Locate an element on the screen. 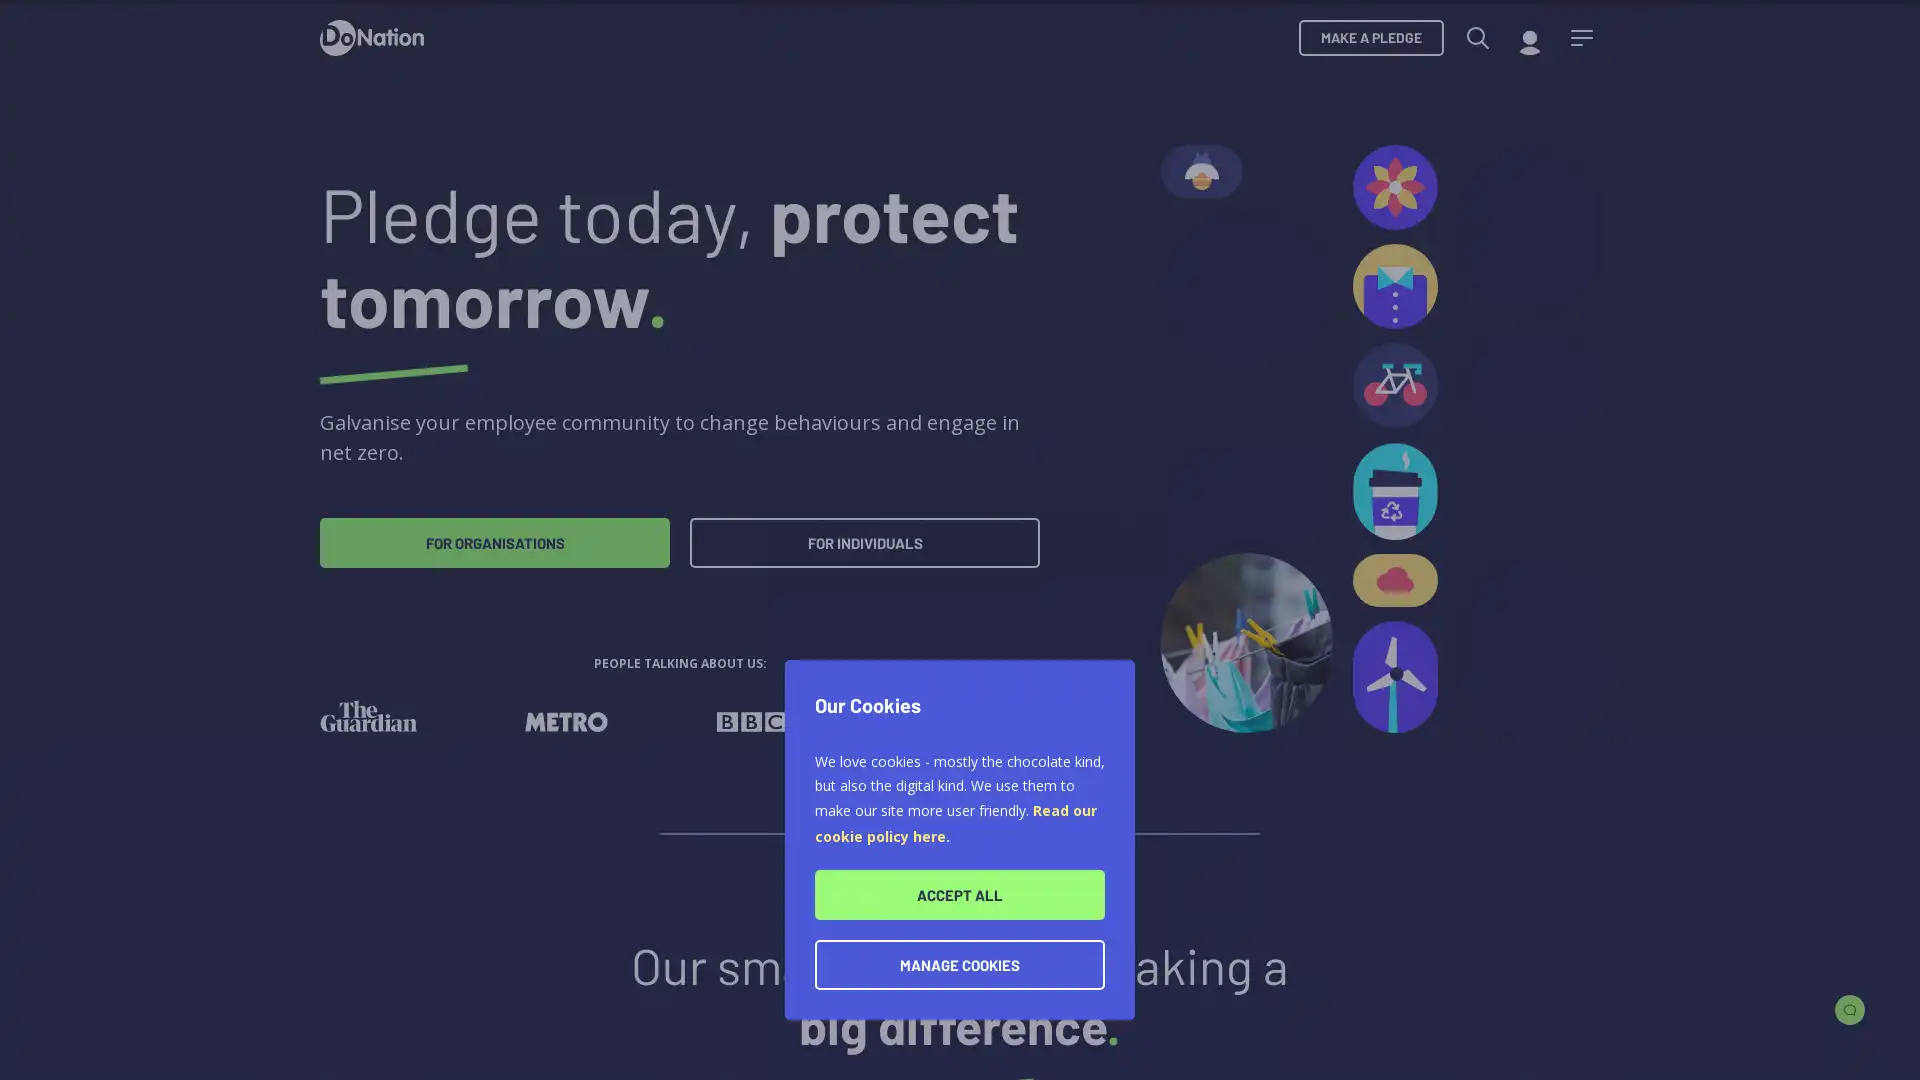  FOR ORGANISATIONS is located at coordinates (494, 543).